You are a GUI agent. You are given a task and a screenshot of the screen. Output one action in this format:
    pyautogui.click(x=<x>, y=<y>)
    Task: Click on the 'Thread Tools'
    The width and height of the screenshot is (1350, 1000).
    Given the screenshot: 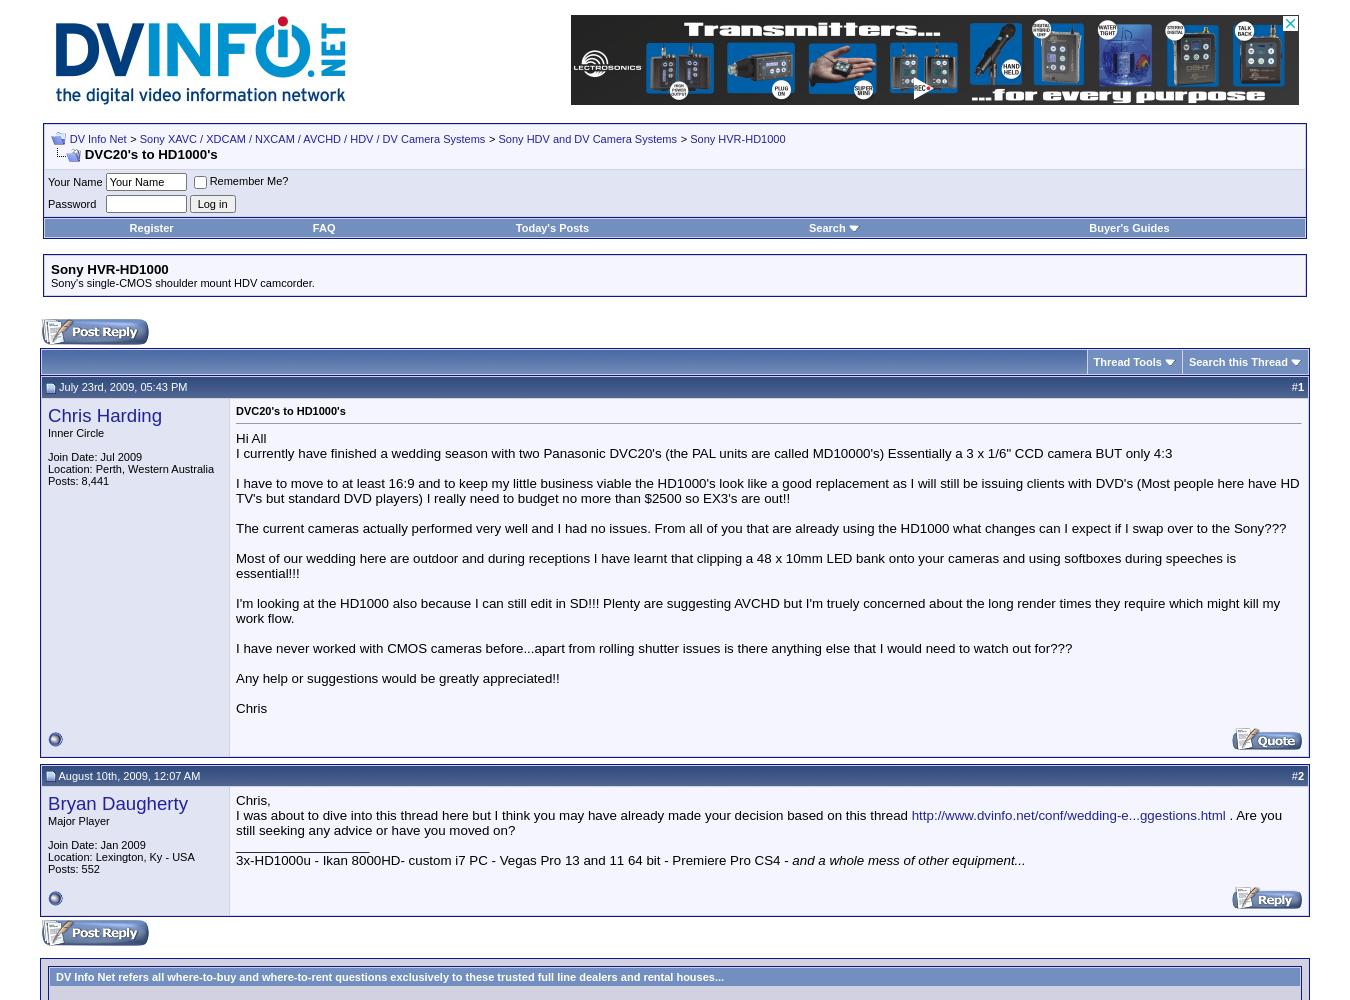 What is the action you would take?
    pyautogui.click(x=1125, y=360)
    